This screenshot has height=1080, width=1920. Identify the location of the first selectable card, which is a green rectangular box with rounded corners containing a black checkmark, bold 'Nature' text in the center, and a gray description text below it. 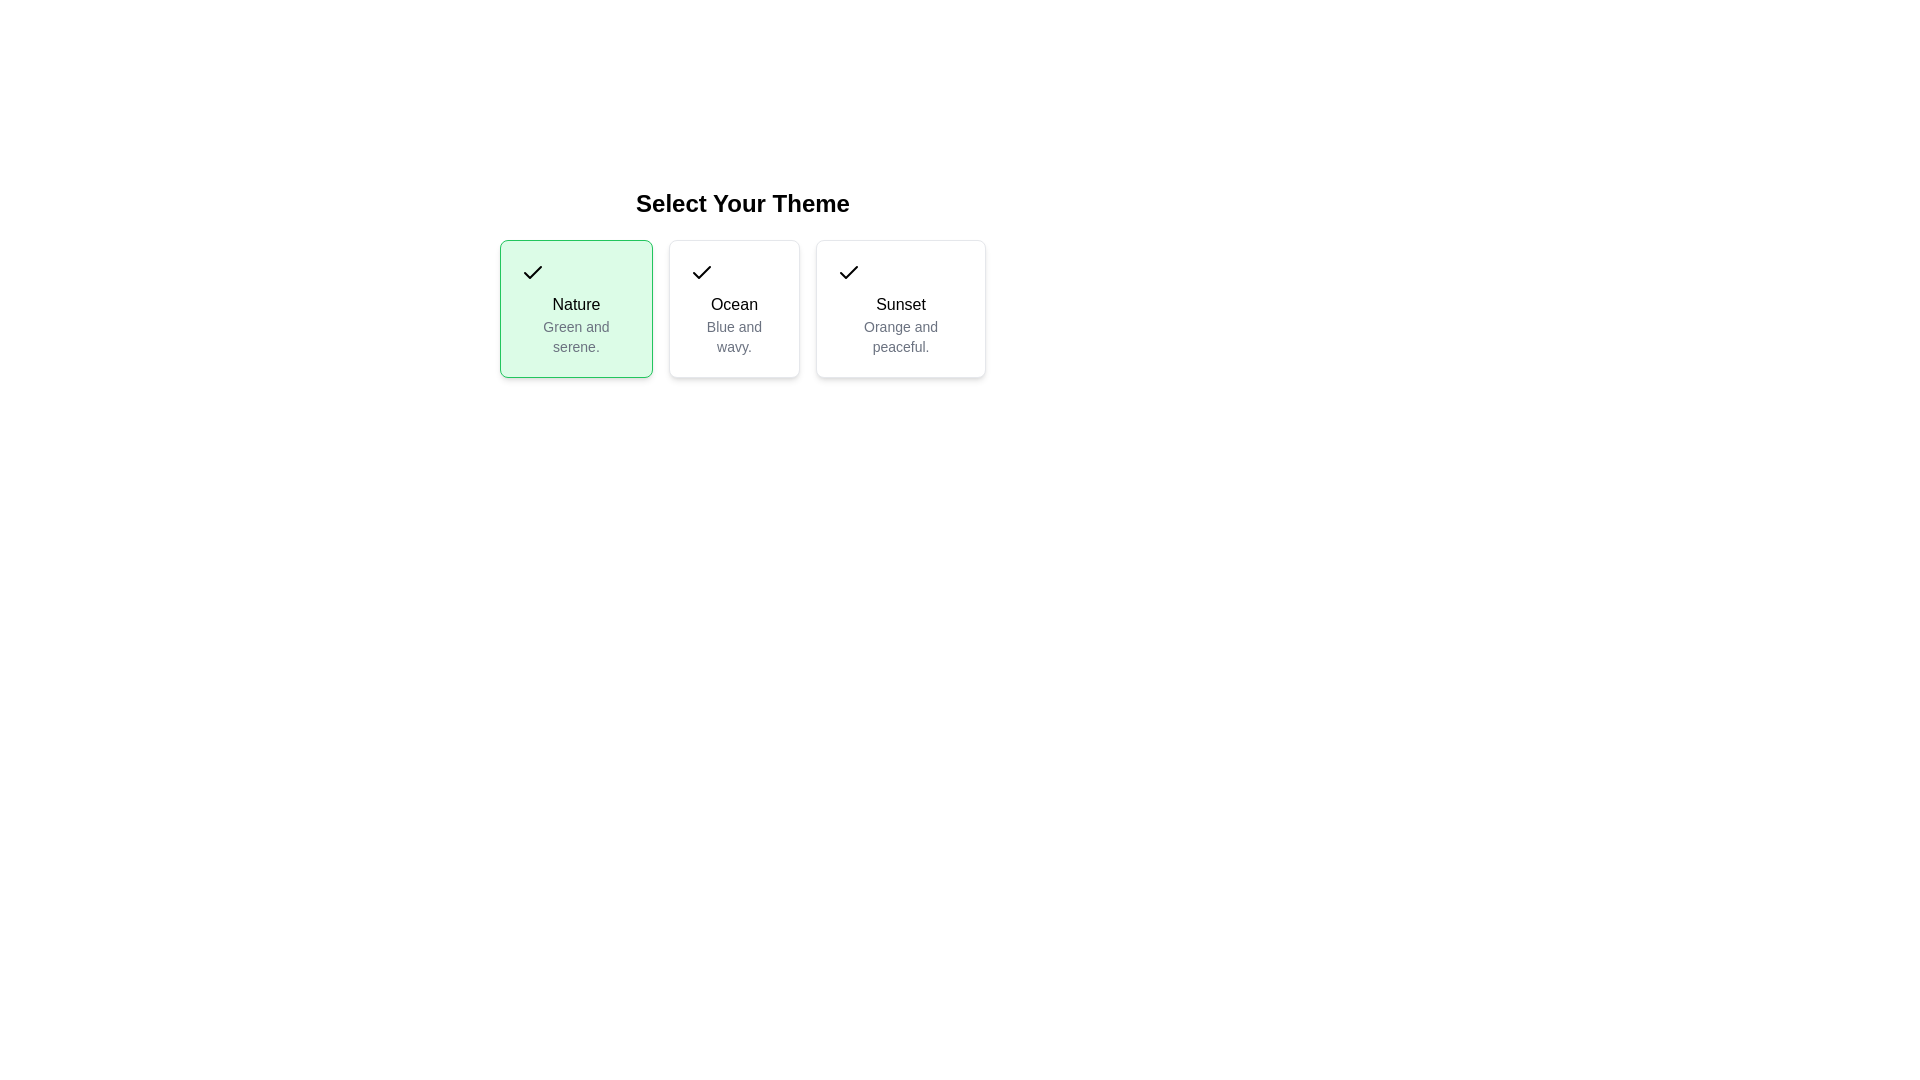
(575, 308).